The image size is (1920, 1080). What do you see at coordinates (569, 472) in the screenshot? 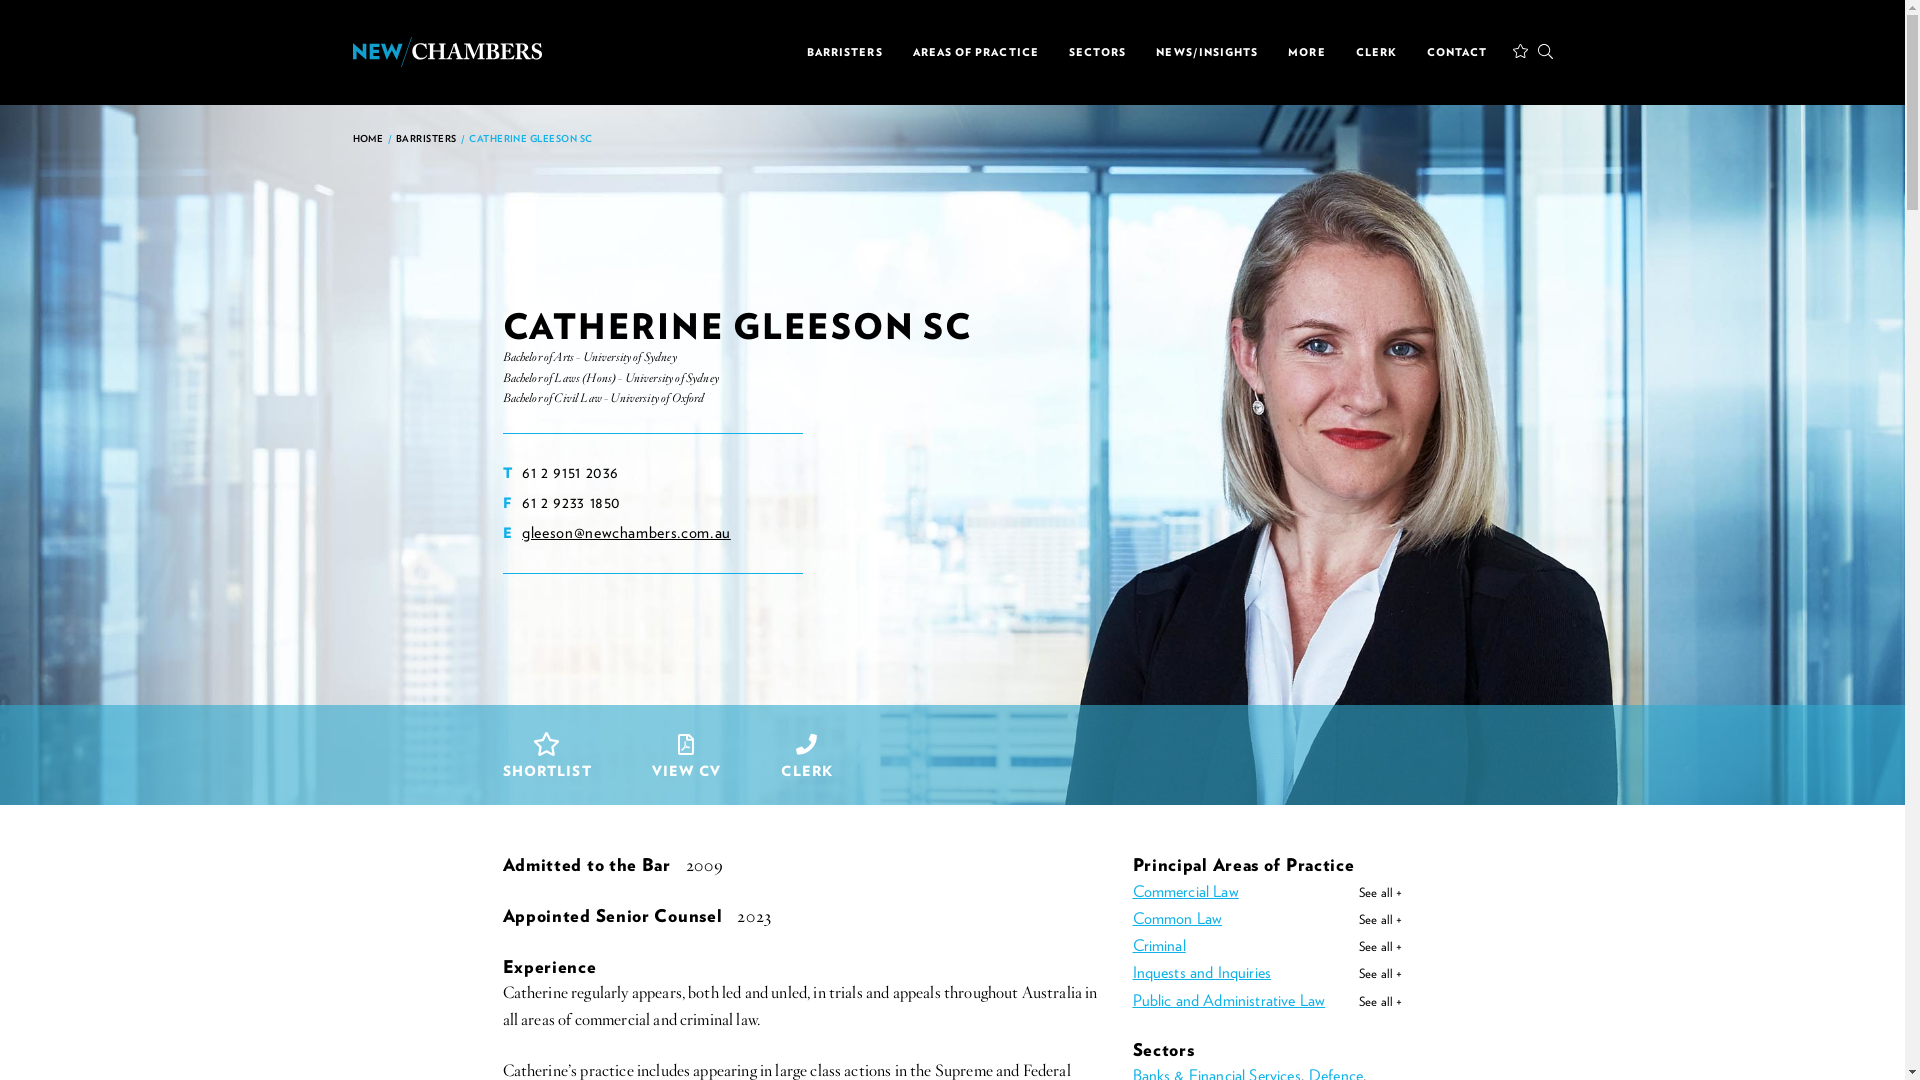
I see `'61 2 9151 2036'` at bounding box center [569, 472].